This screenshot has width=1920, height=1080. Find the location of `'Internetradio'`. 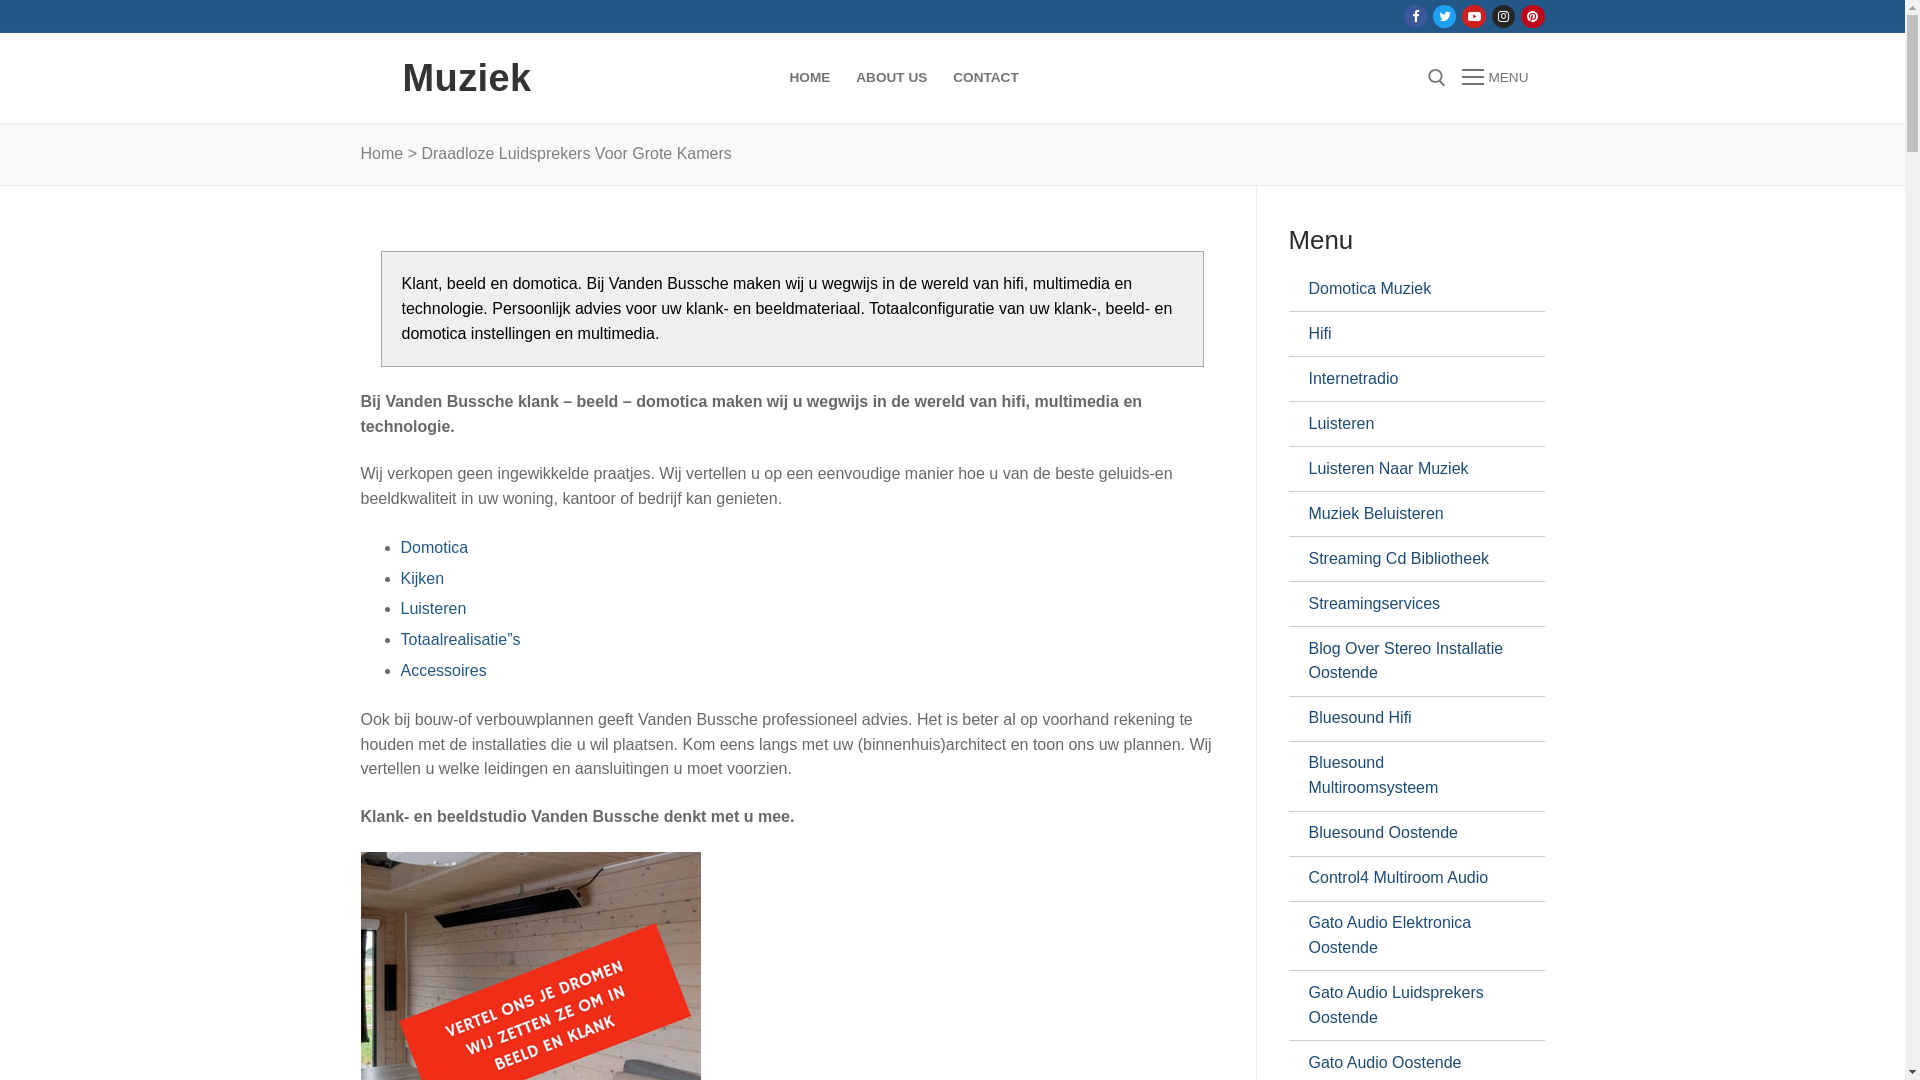

'Internetradio' is located at coordinates (1406, 378).